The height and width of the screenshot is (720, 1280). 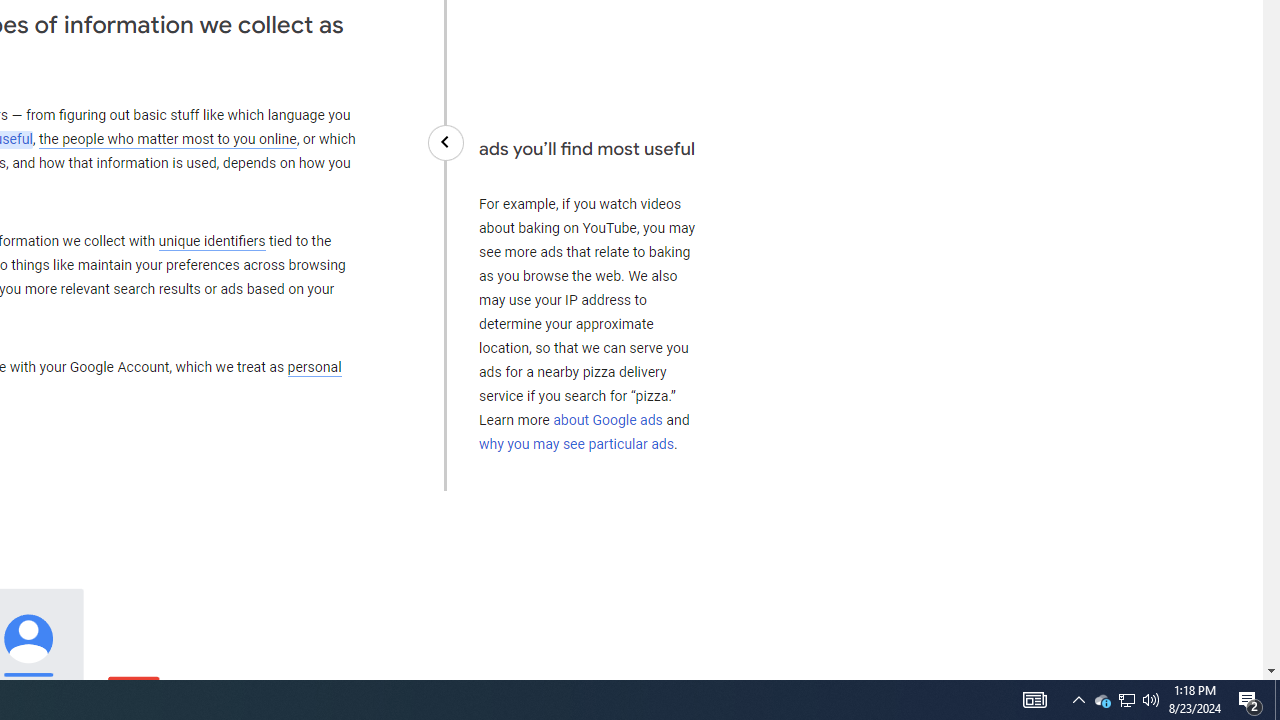 I want to click on 'unique identifiers', so click(x=211, y=240).